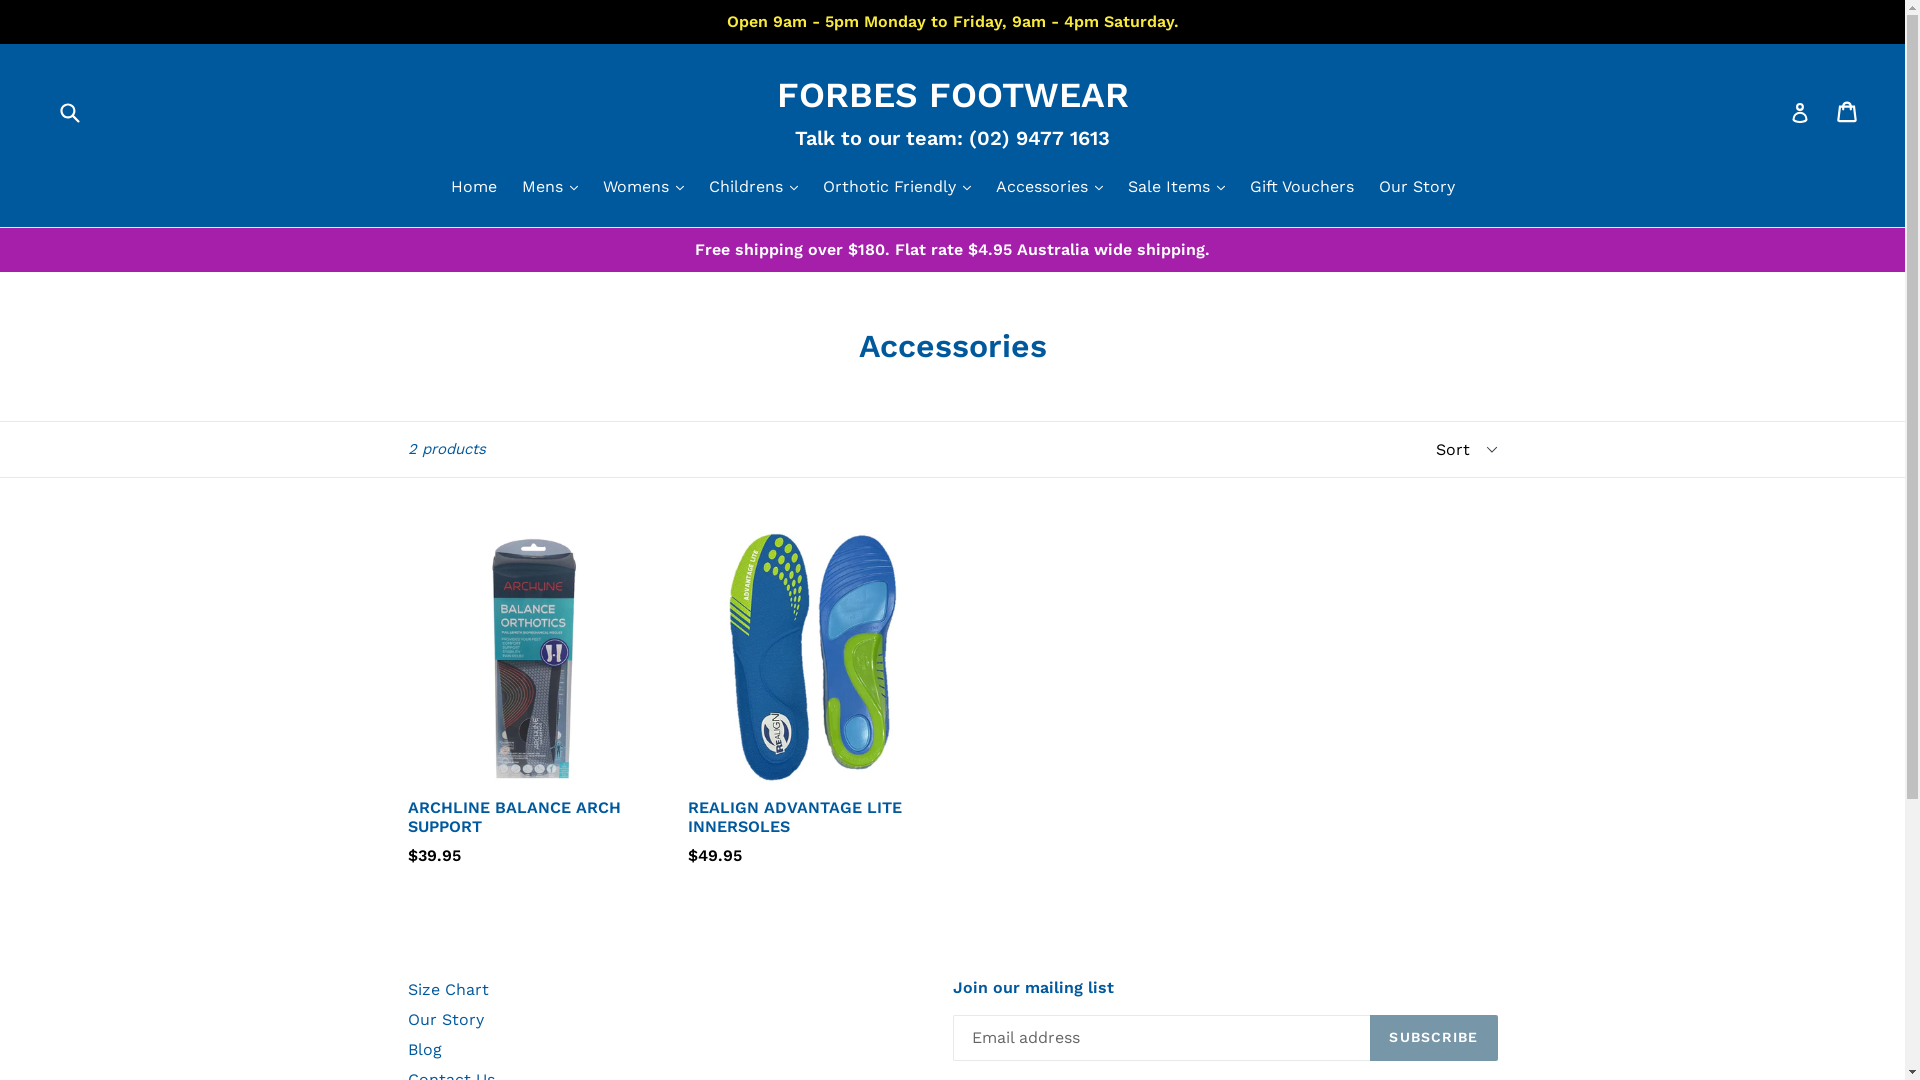  I want to click on 'SUBSCRIBE', so click(1368, 1036).